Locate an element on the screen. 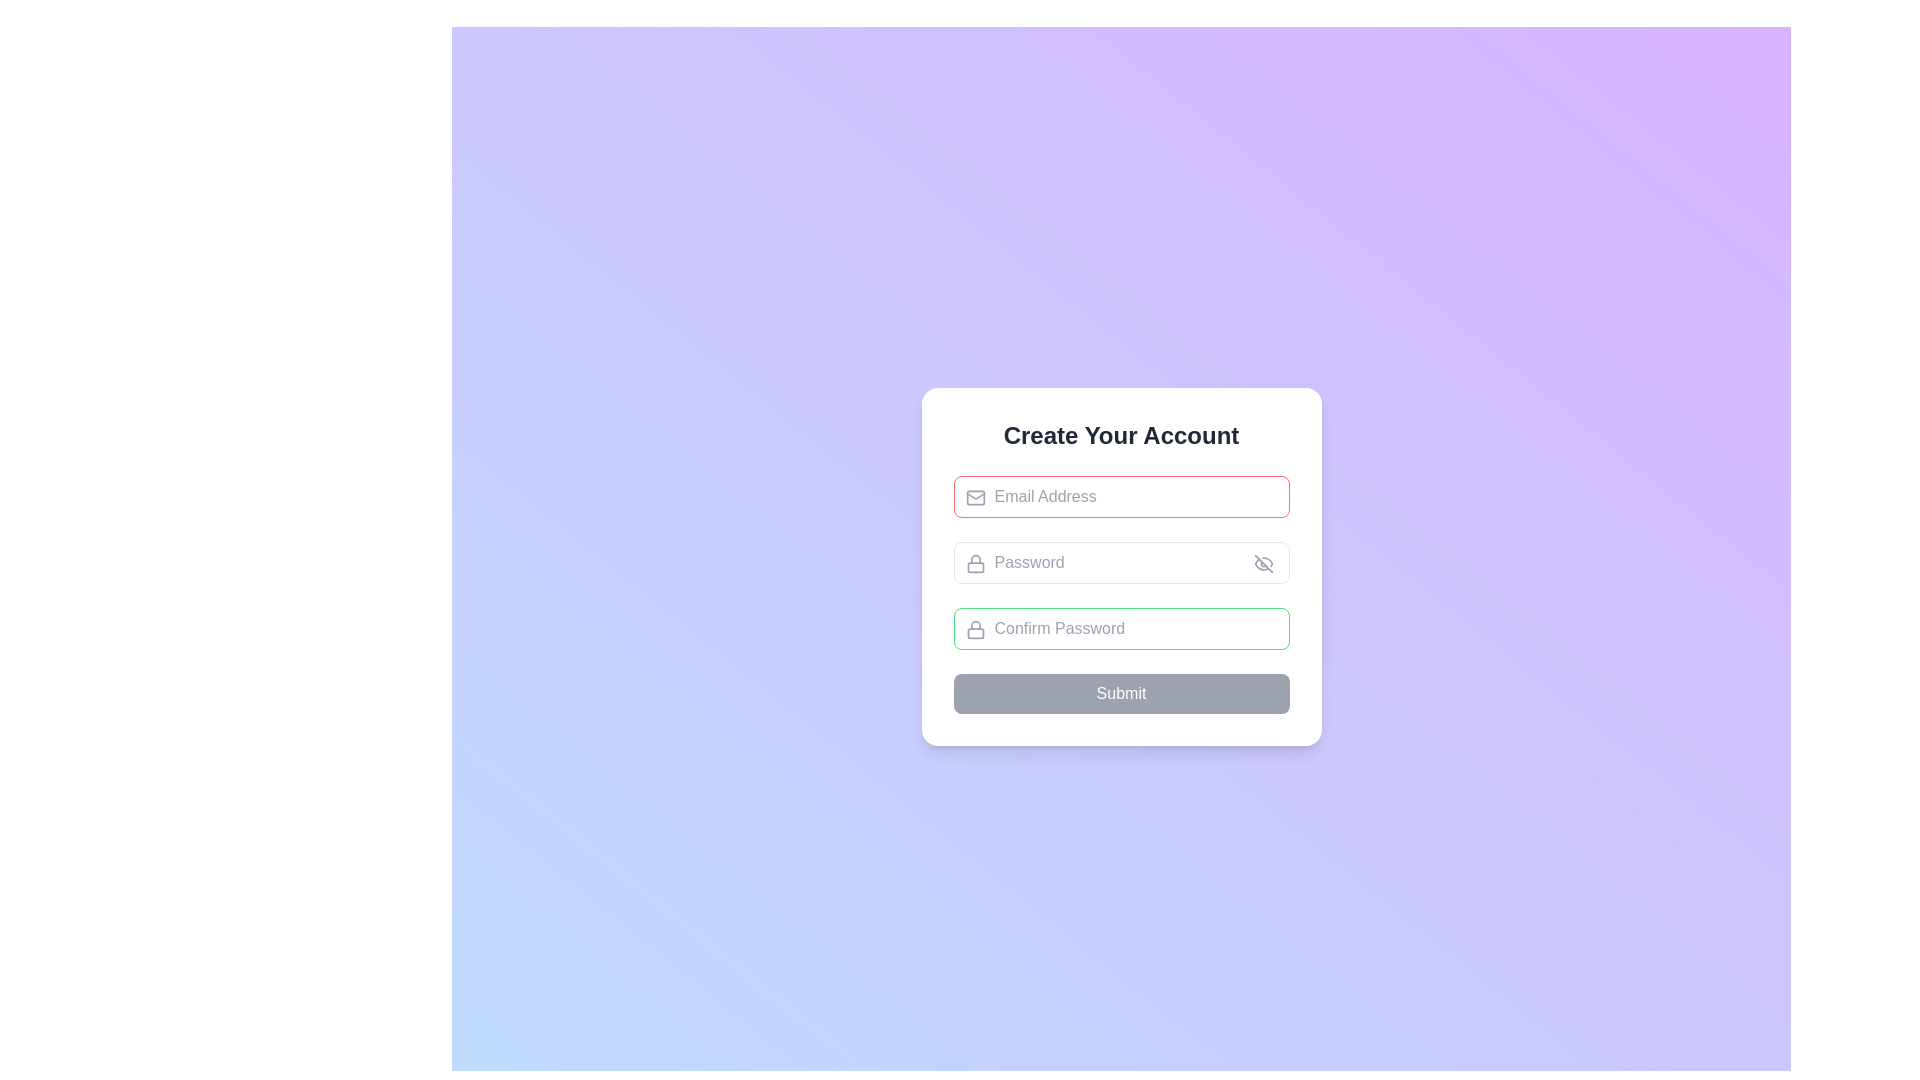  the bottom rectangular section of the padlock icon located within the 'Confirm Password' input field is located at coordinates (975, 633).